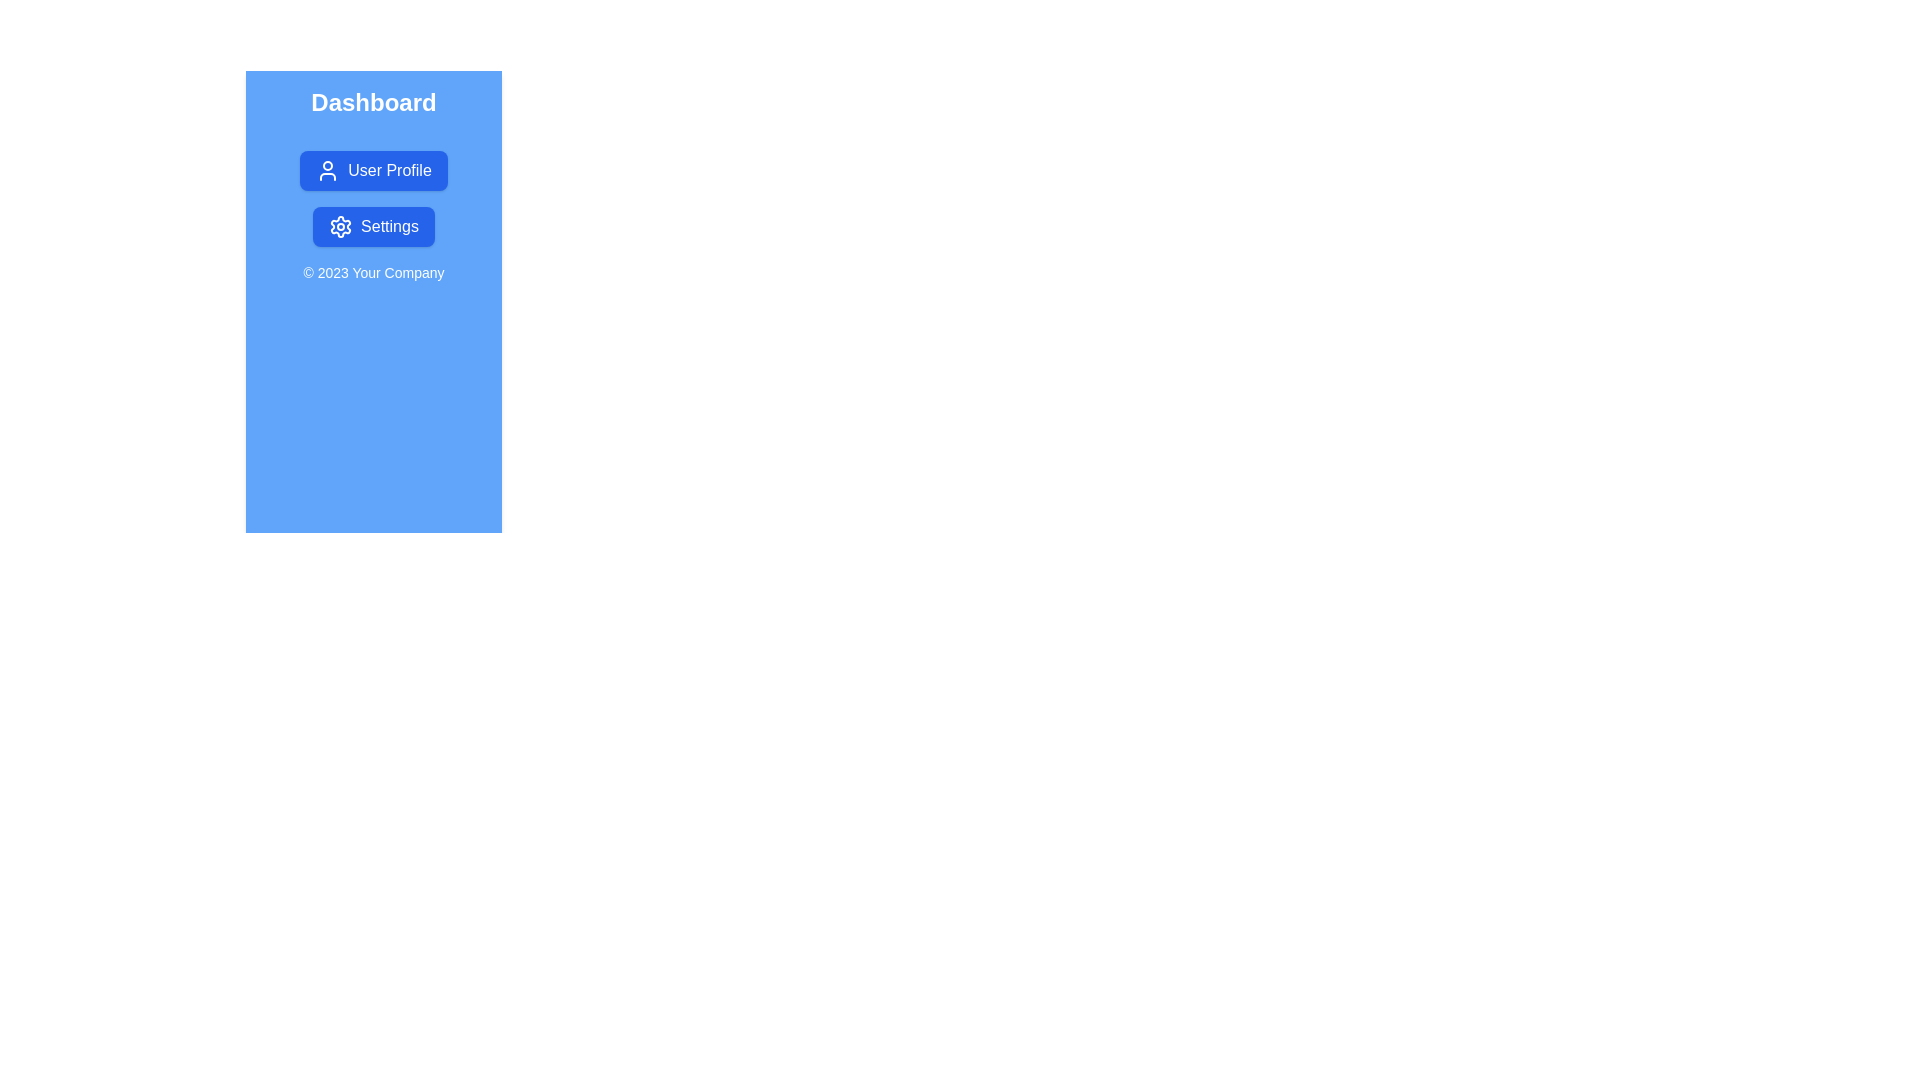 Image resolution: width=1920 pixels, height=1080 pixels. Describe the element at coordinates (374, 226) in the screenshot. I see `the 'Settings' button located in the drawer` at that location.